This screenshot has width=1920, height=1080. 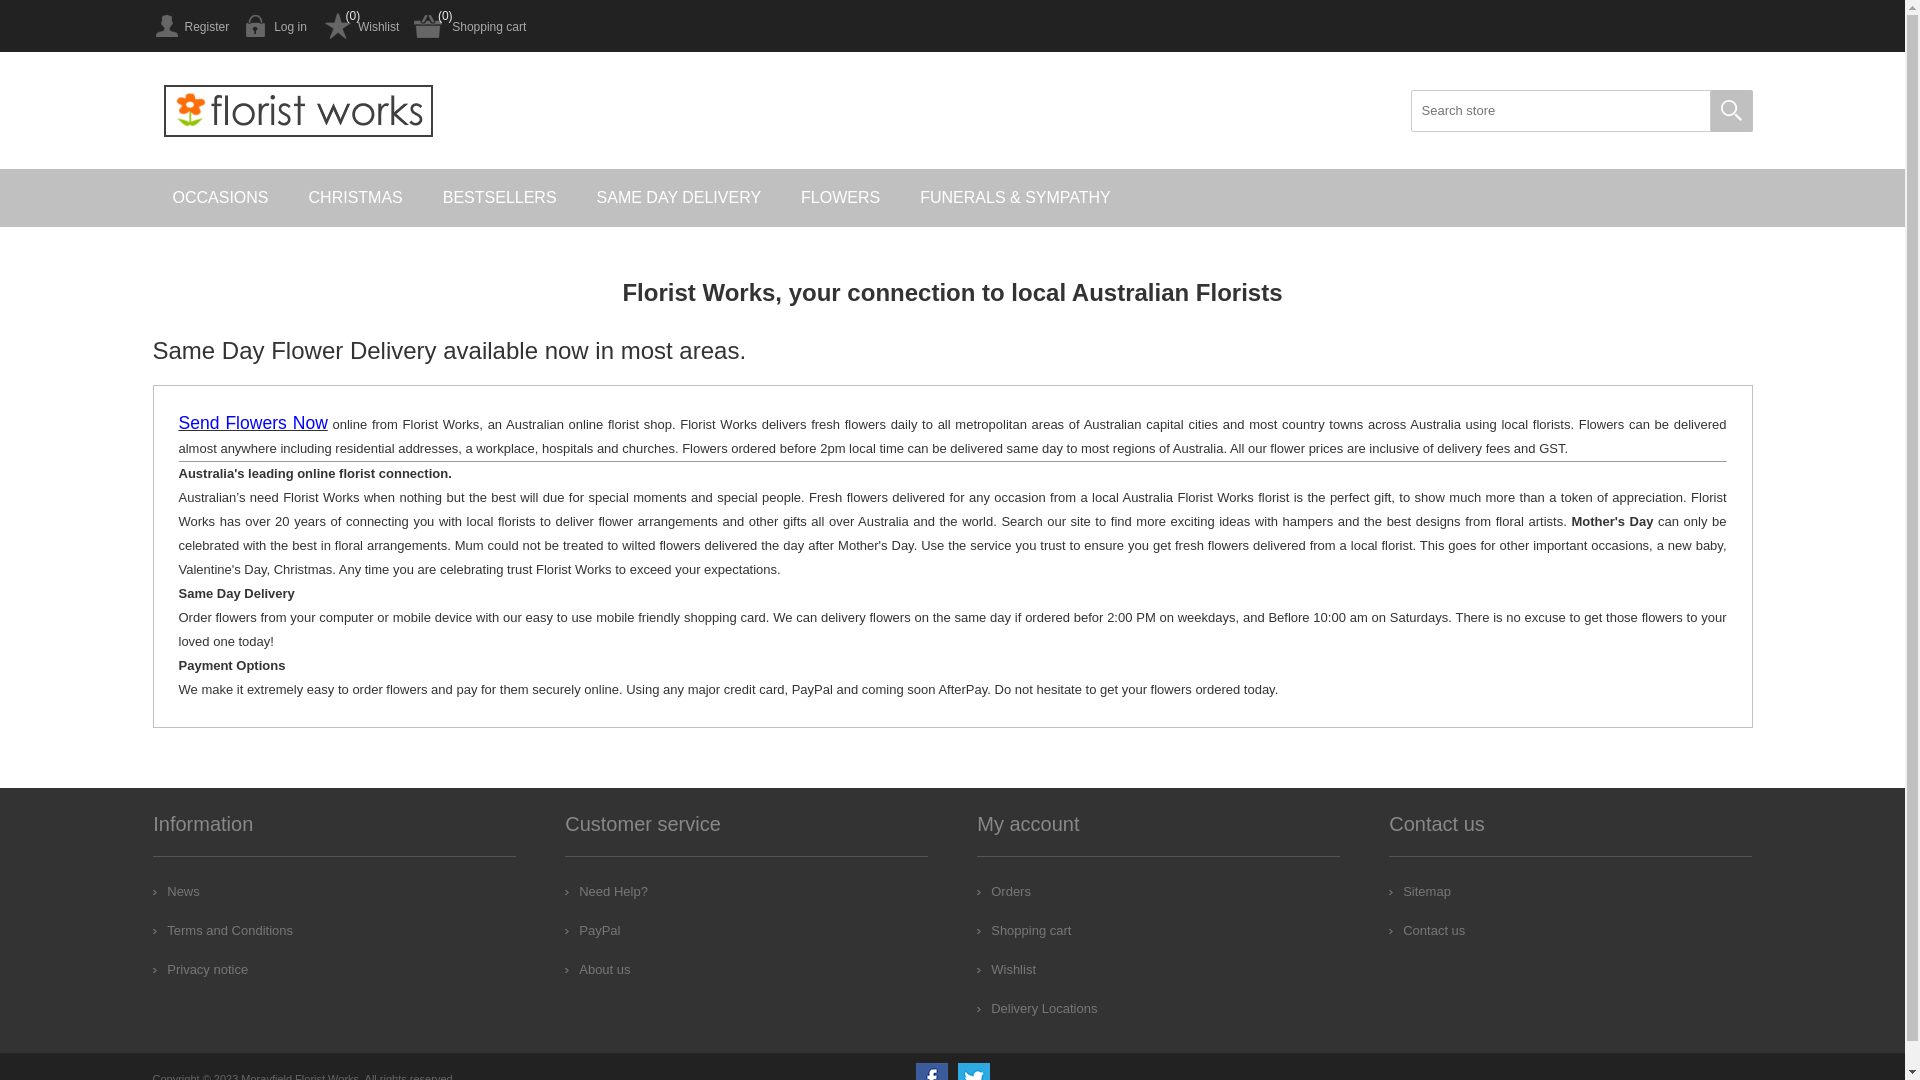 What do you see at coordinates (321, 26) in the screenshot?
I see `'Wishlist'` at bounding box center [321, 26].